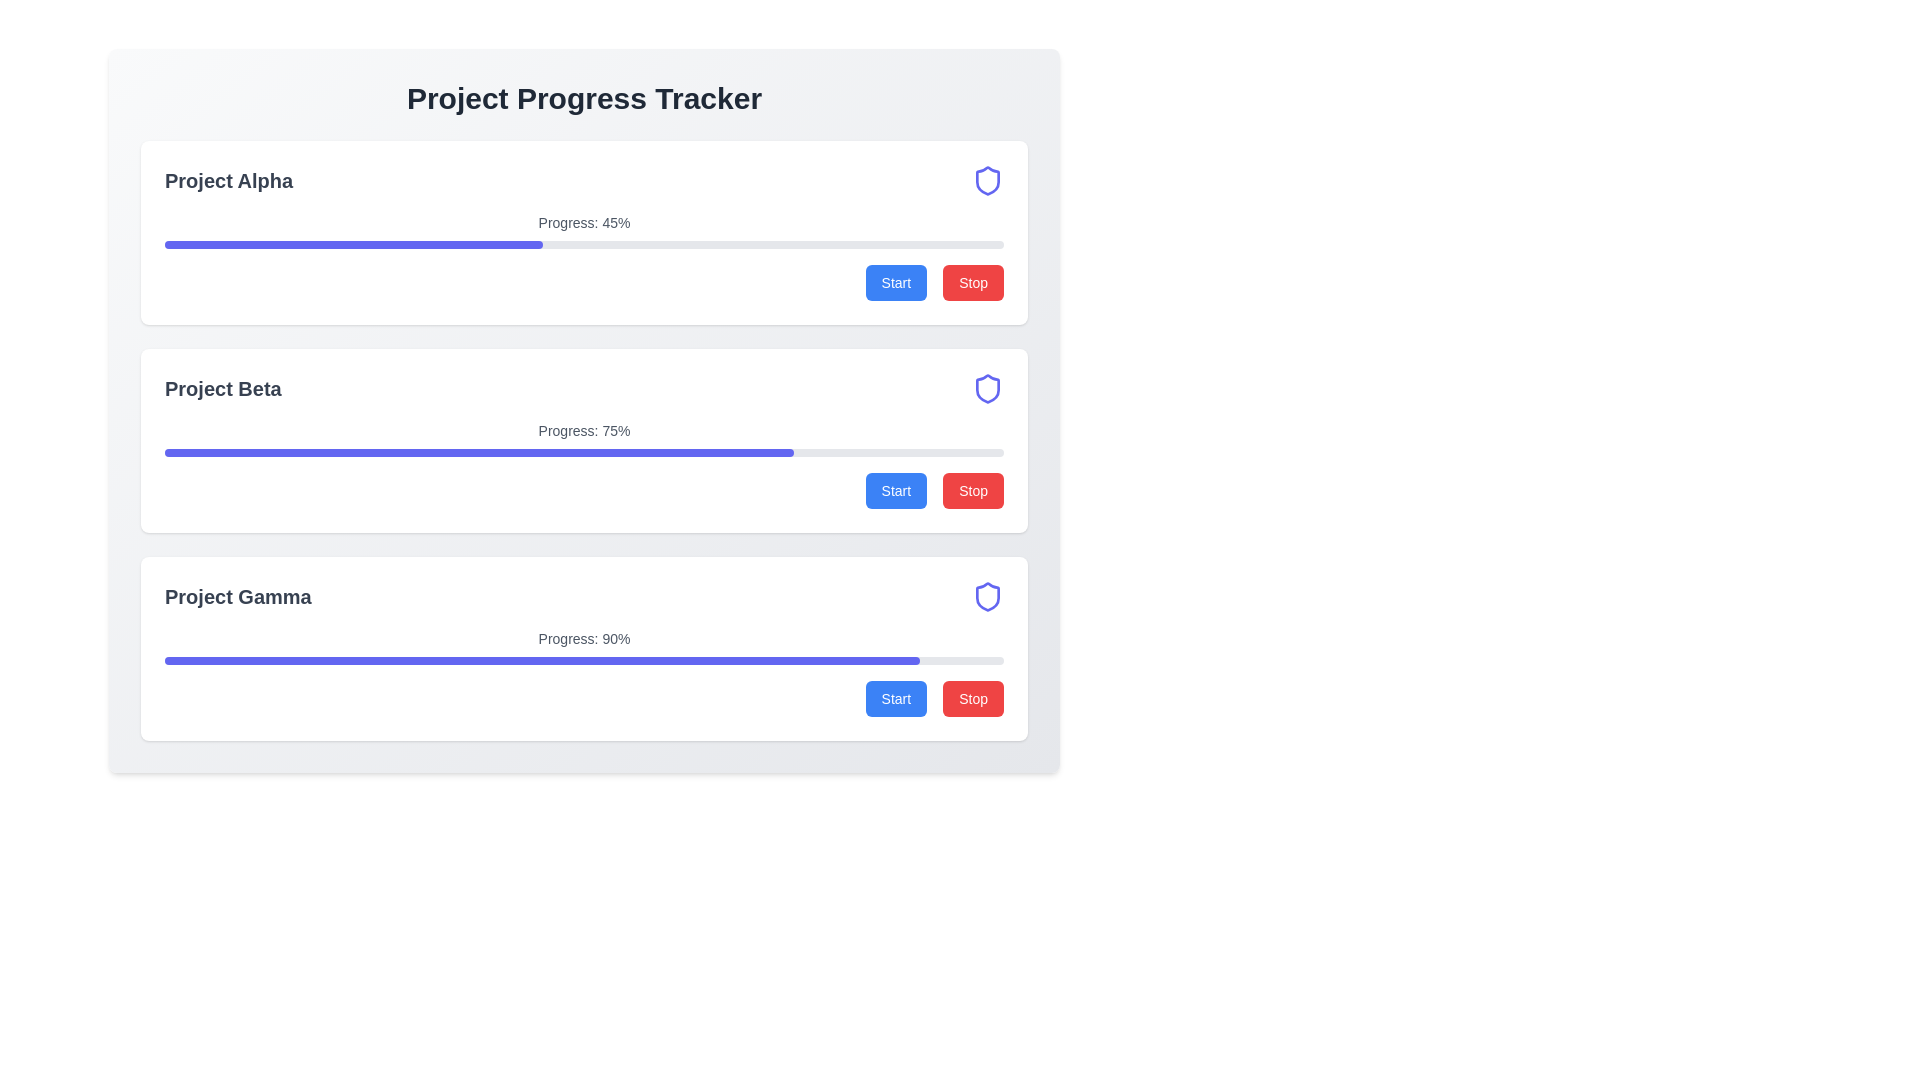  Describe the element at coordinates (583, 452) in the screenshot. I see `the second progress bar in the 'Project Beta' section, which has a light gray background and an indigo filled section indicating 75% progress` at that location.